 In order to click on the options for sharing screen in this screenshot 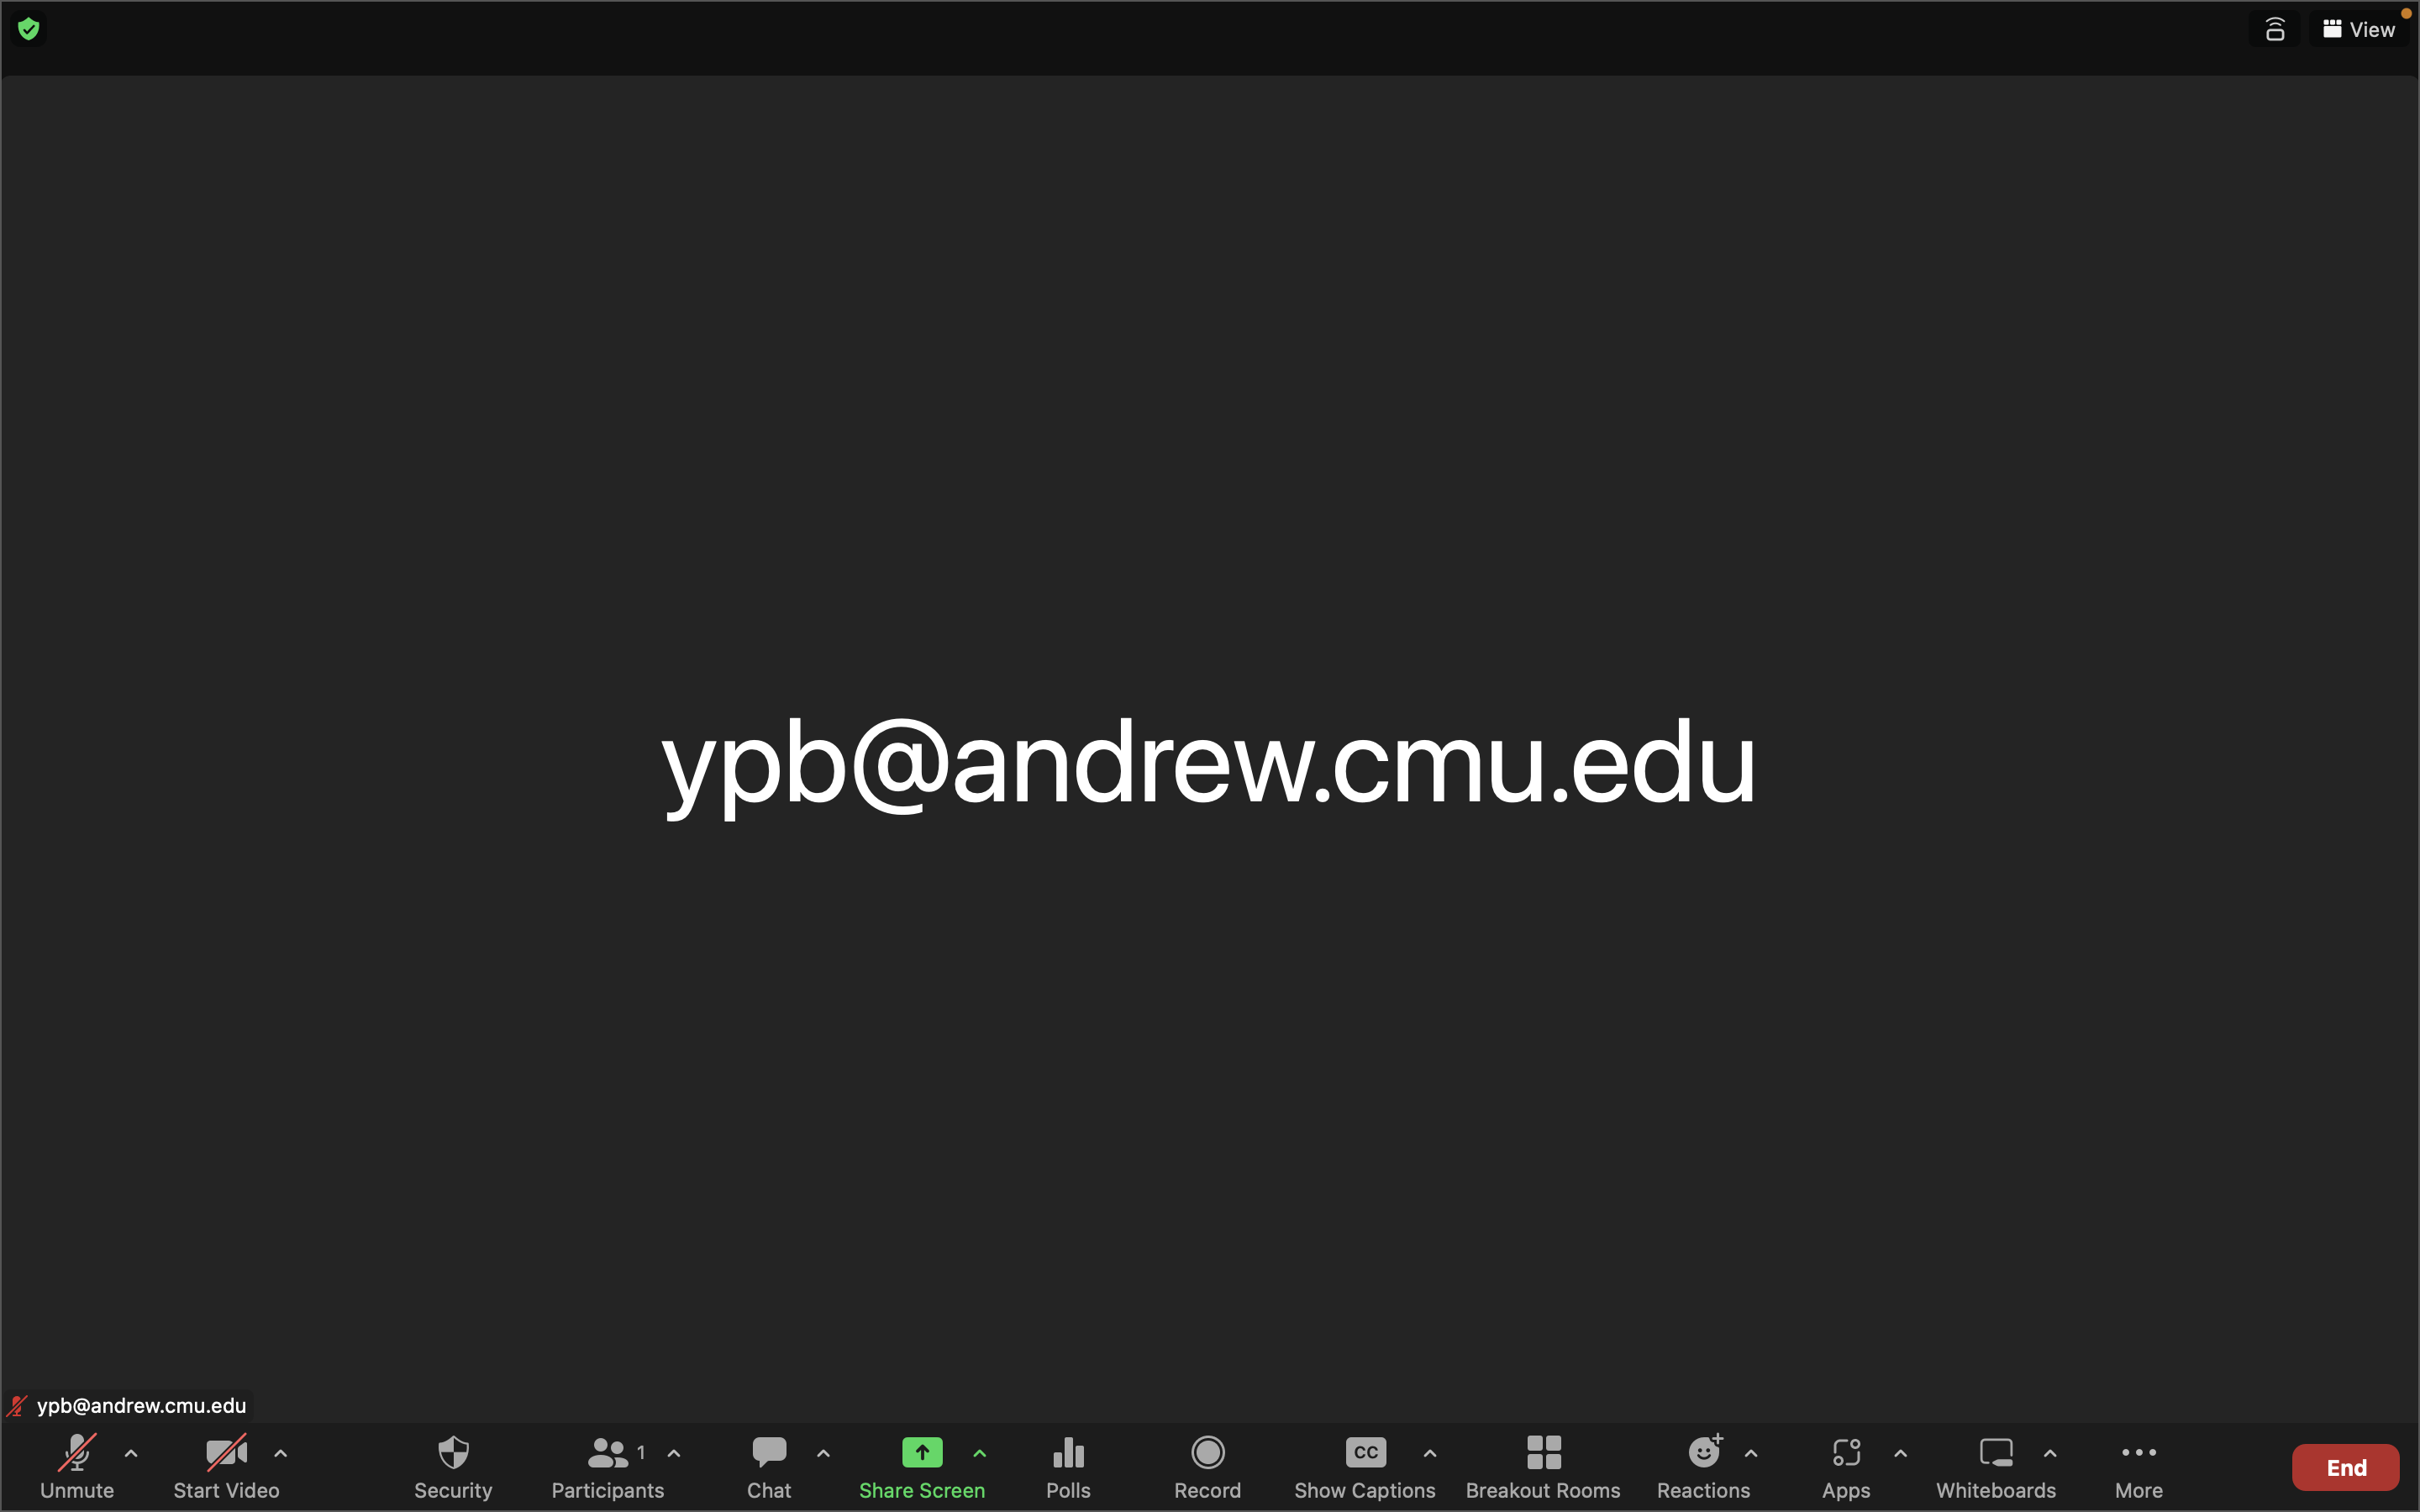, I will do `click(979, 1456)`.